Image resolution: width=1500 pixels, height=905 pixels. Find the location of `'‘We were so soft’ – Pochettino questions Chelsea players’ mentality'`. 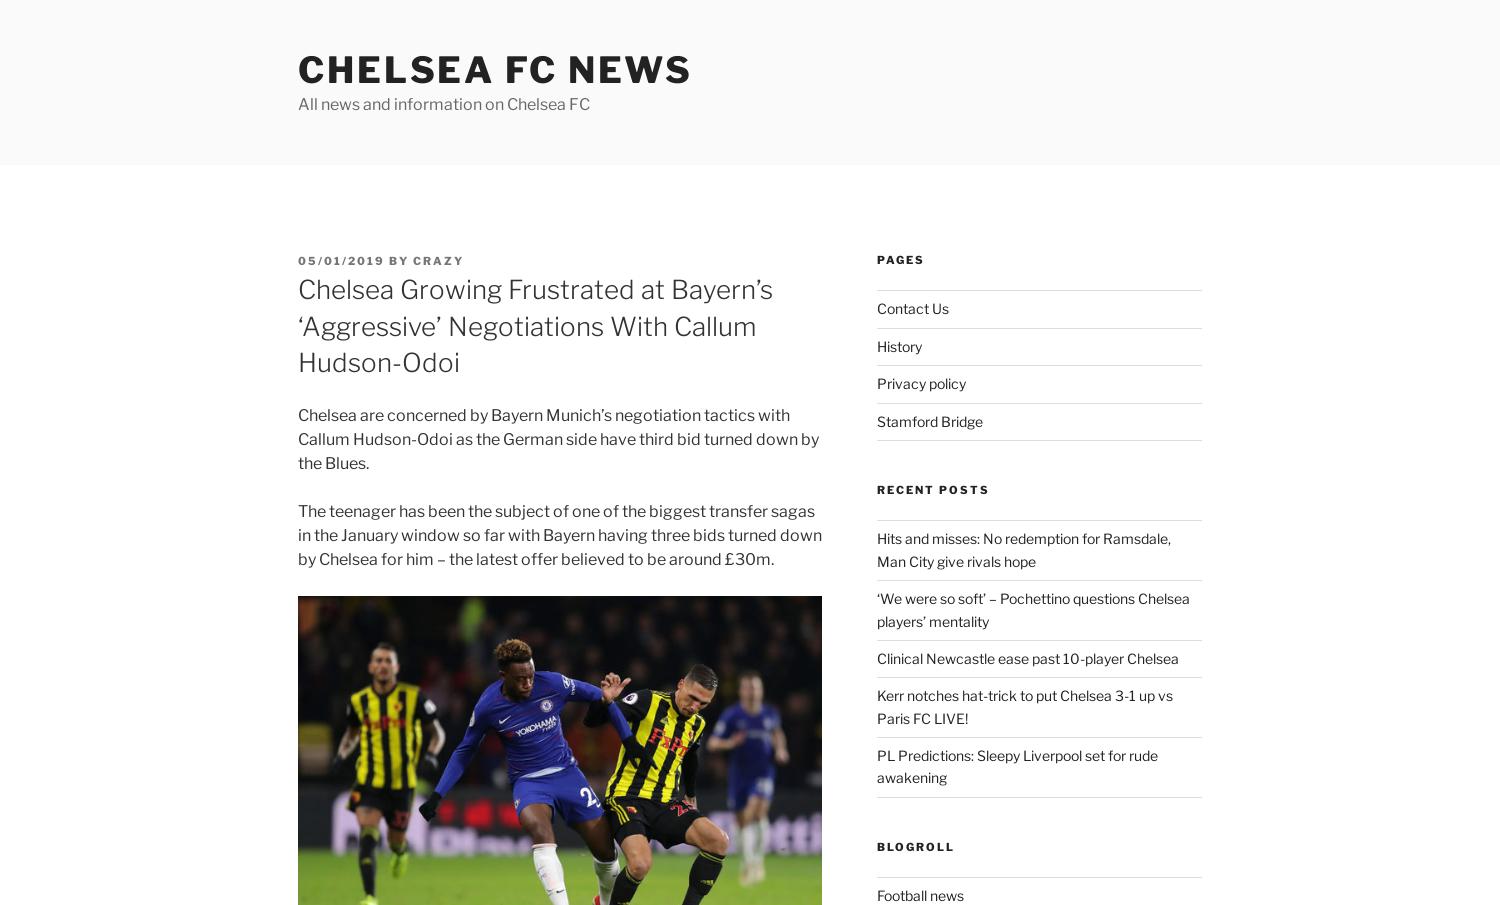

'‘We were so soft’ – Pochettino questions Chelsea players’ mentality' is located at coordinates (1032, 608).